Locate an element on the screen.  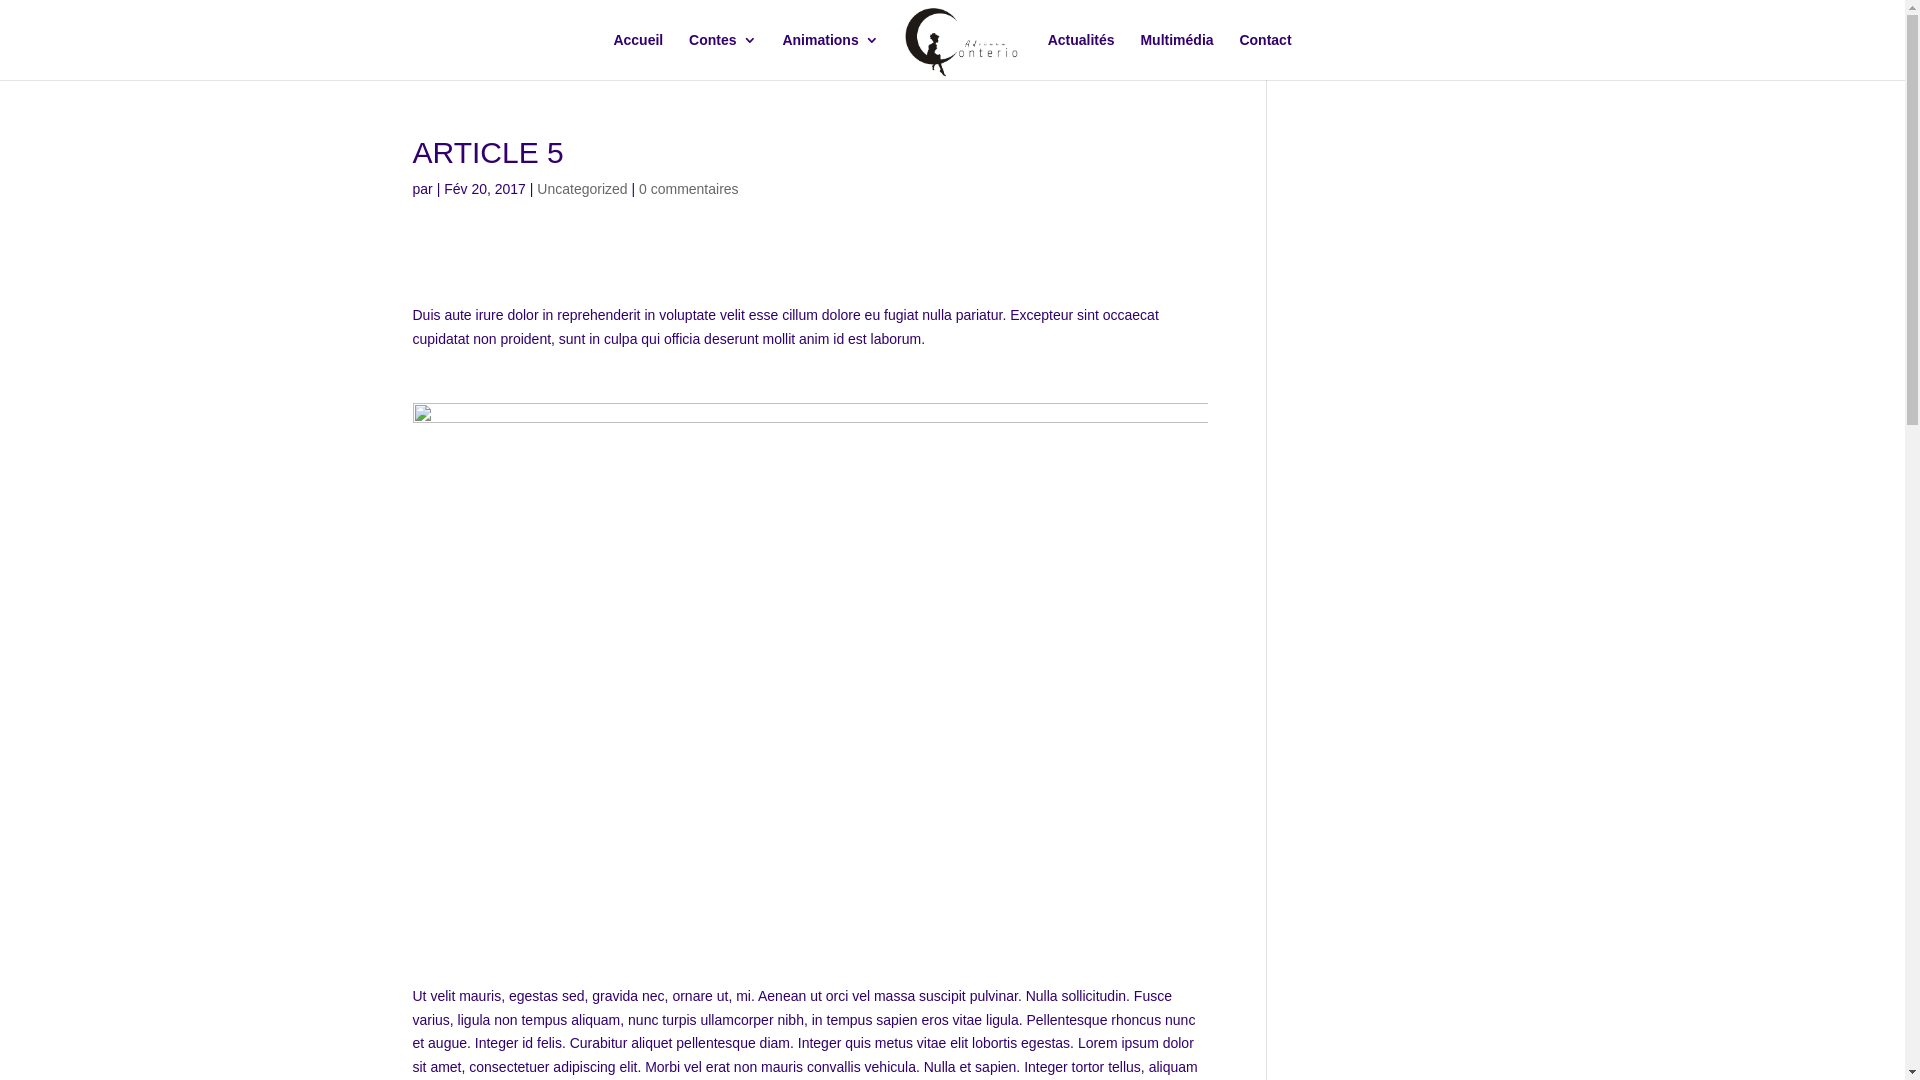
'Accueil' is located at coordinates (637, 55).